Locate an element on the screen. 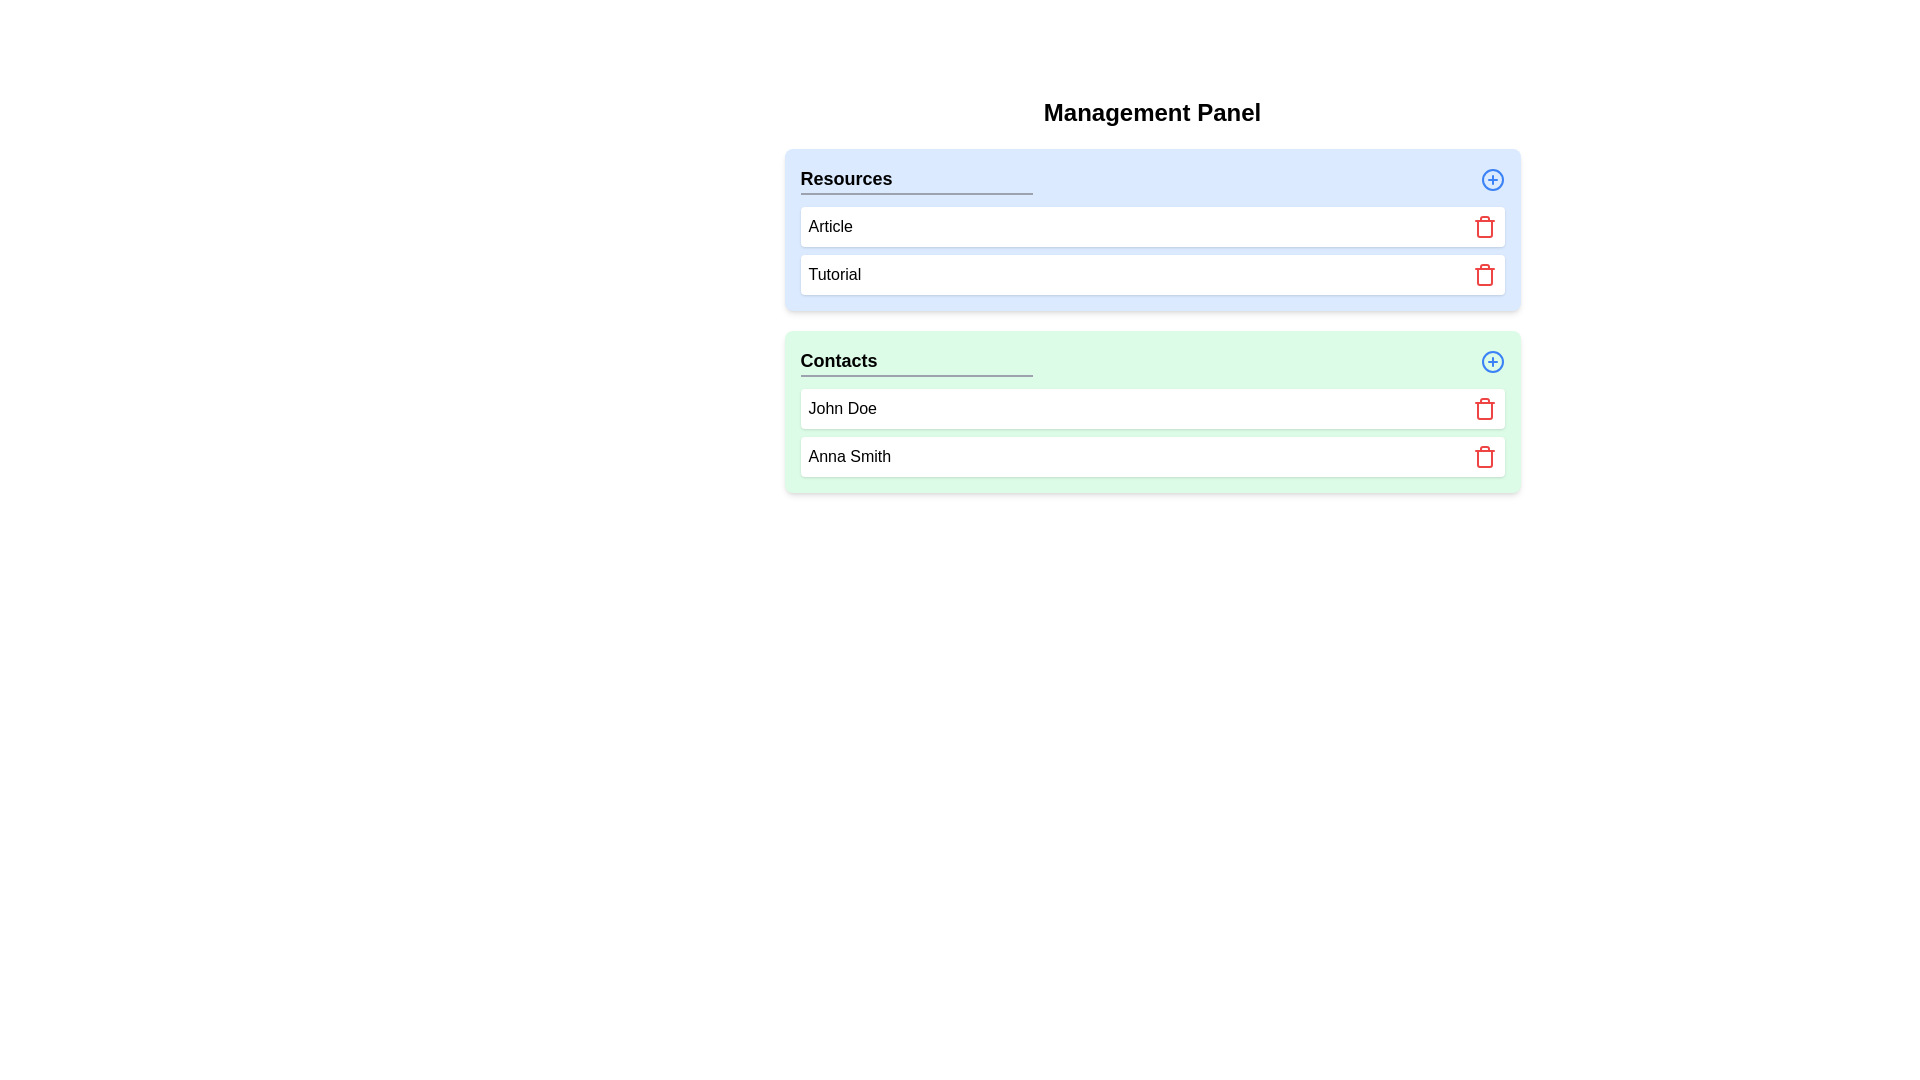  the header of the category to view its elements is located at coordinates (915, 180).